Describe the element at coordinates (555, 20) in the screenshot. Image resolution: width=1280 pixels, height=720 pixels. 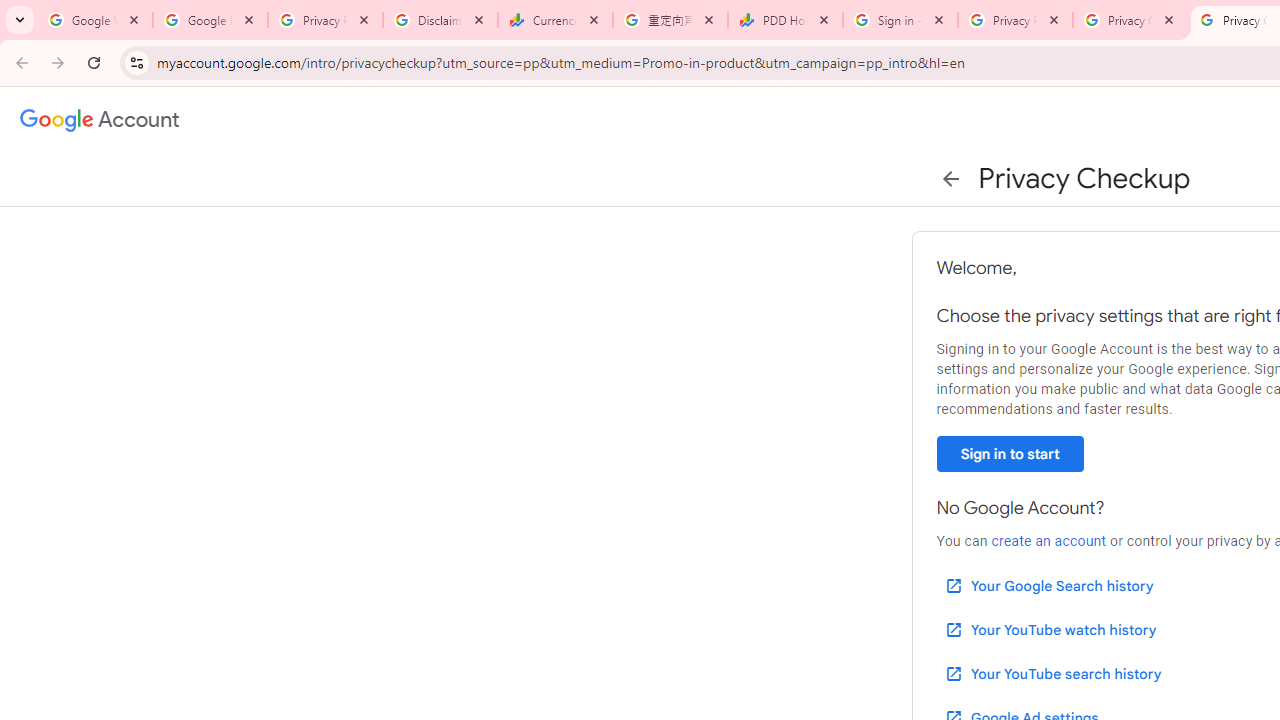
I see `'Currencies - Google Finance'` at that location.